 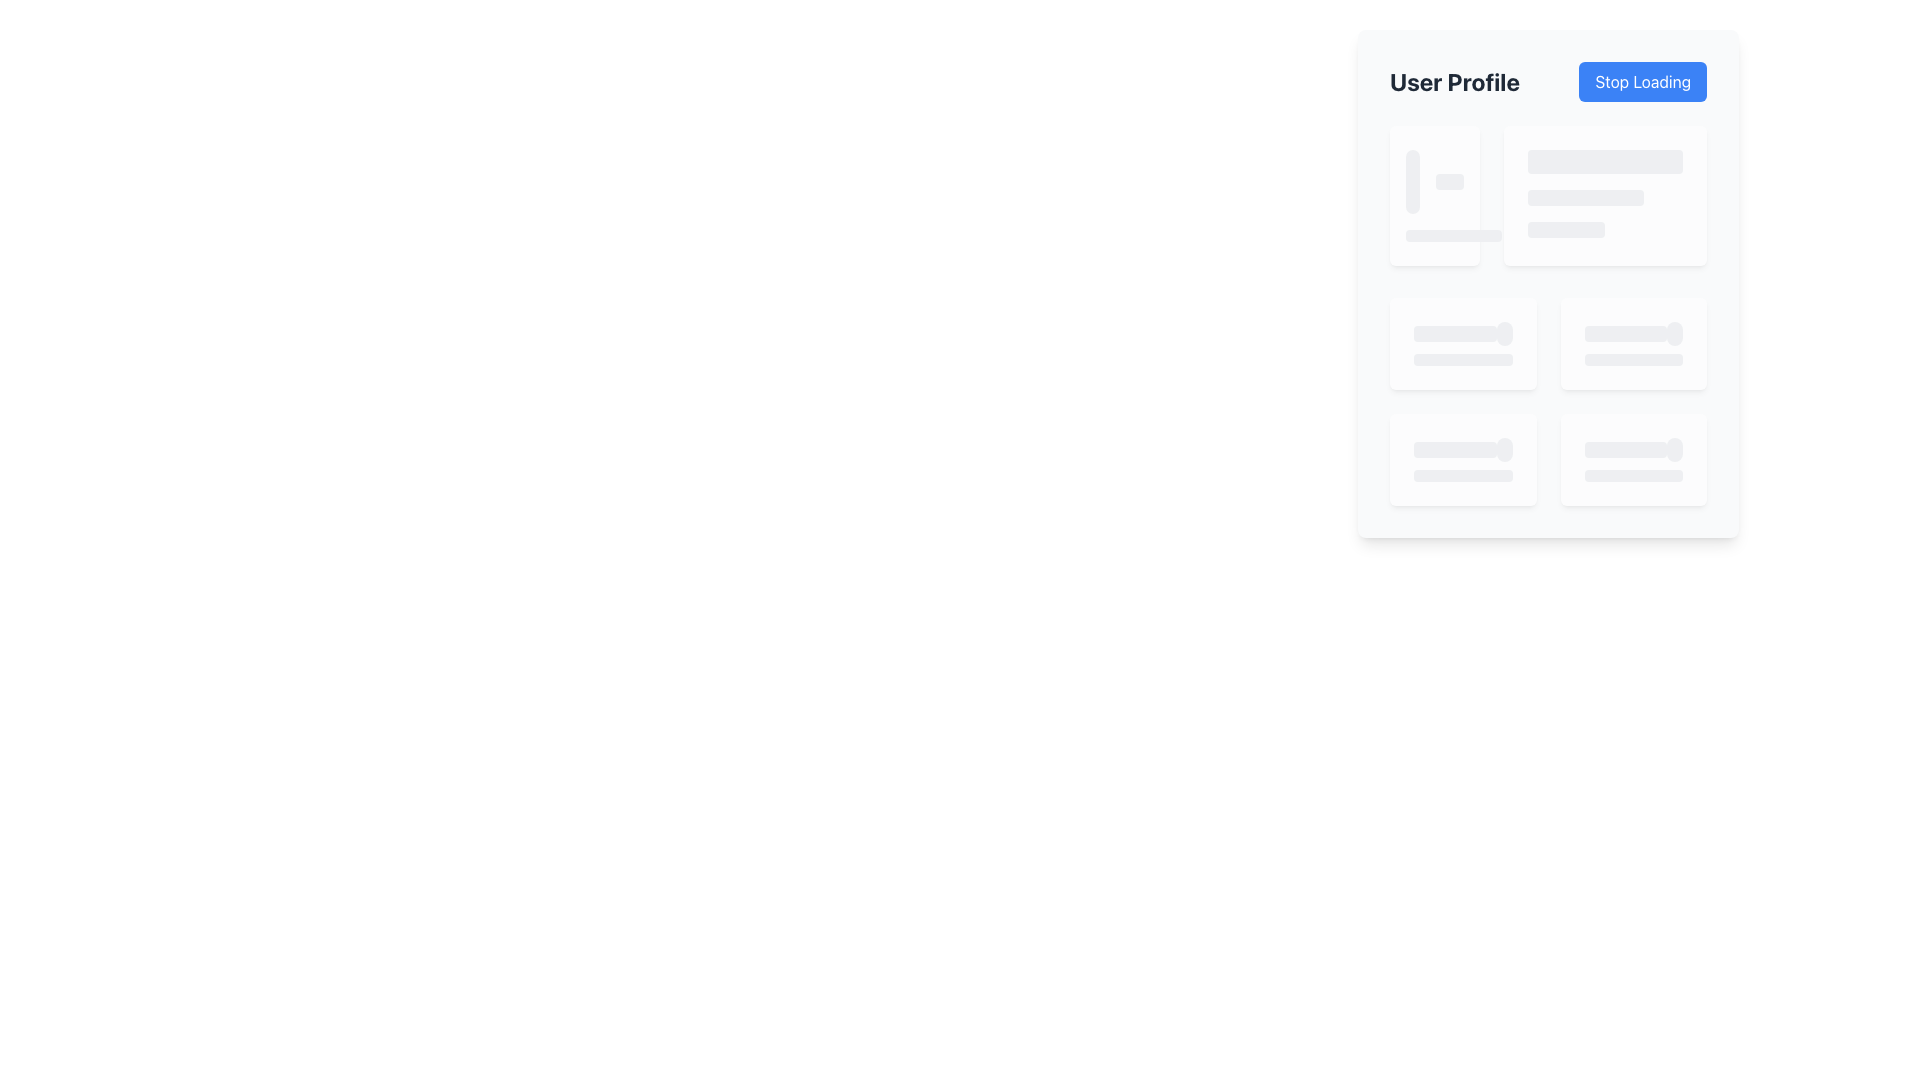 I want to click on the Loading Placeholder Card, which is the first element in the top-left corner of the three-column grid layout, located just below the 'User Profile' title, so click(x=1433, y=196).